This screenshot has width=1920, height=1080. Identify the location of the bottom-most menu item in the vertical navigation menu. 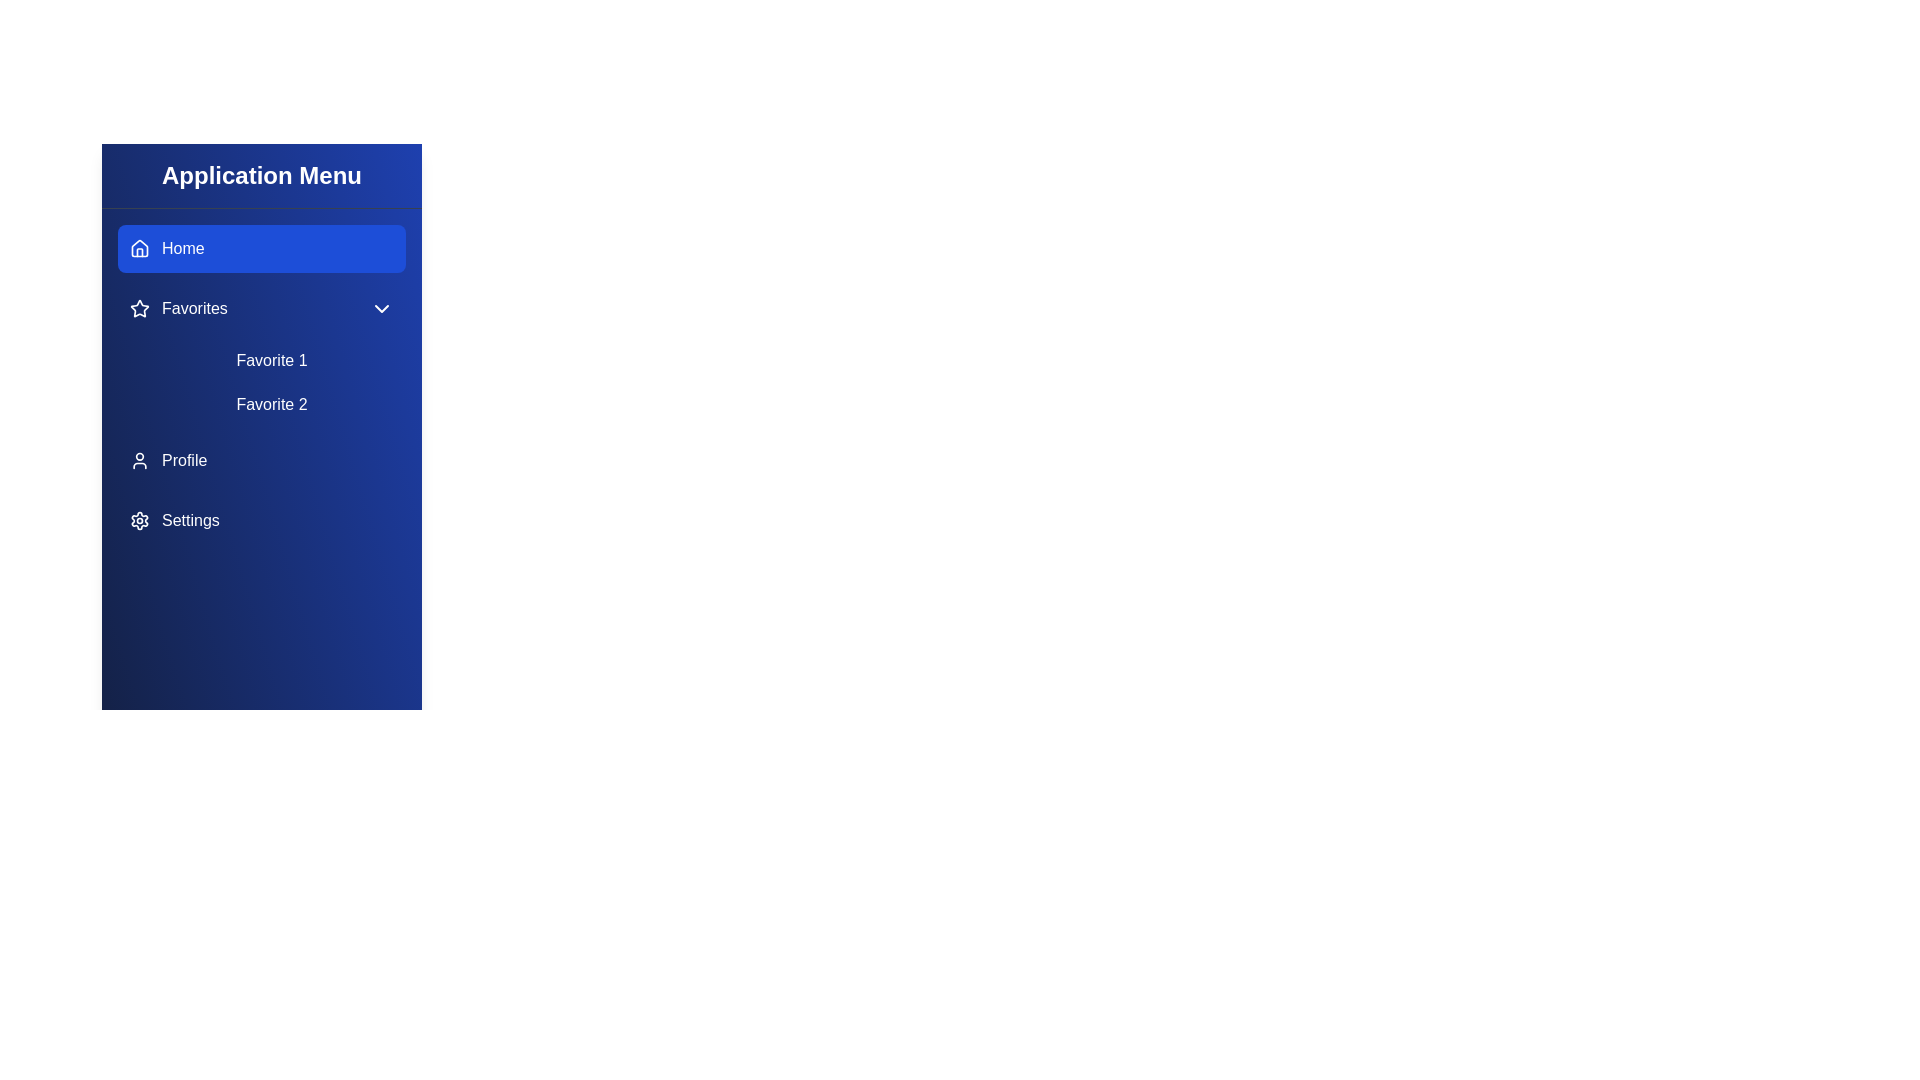
(261, 519).